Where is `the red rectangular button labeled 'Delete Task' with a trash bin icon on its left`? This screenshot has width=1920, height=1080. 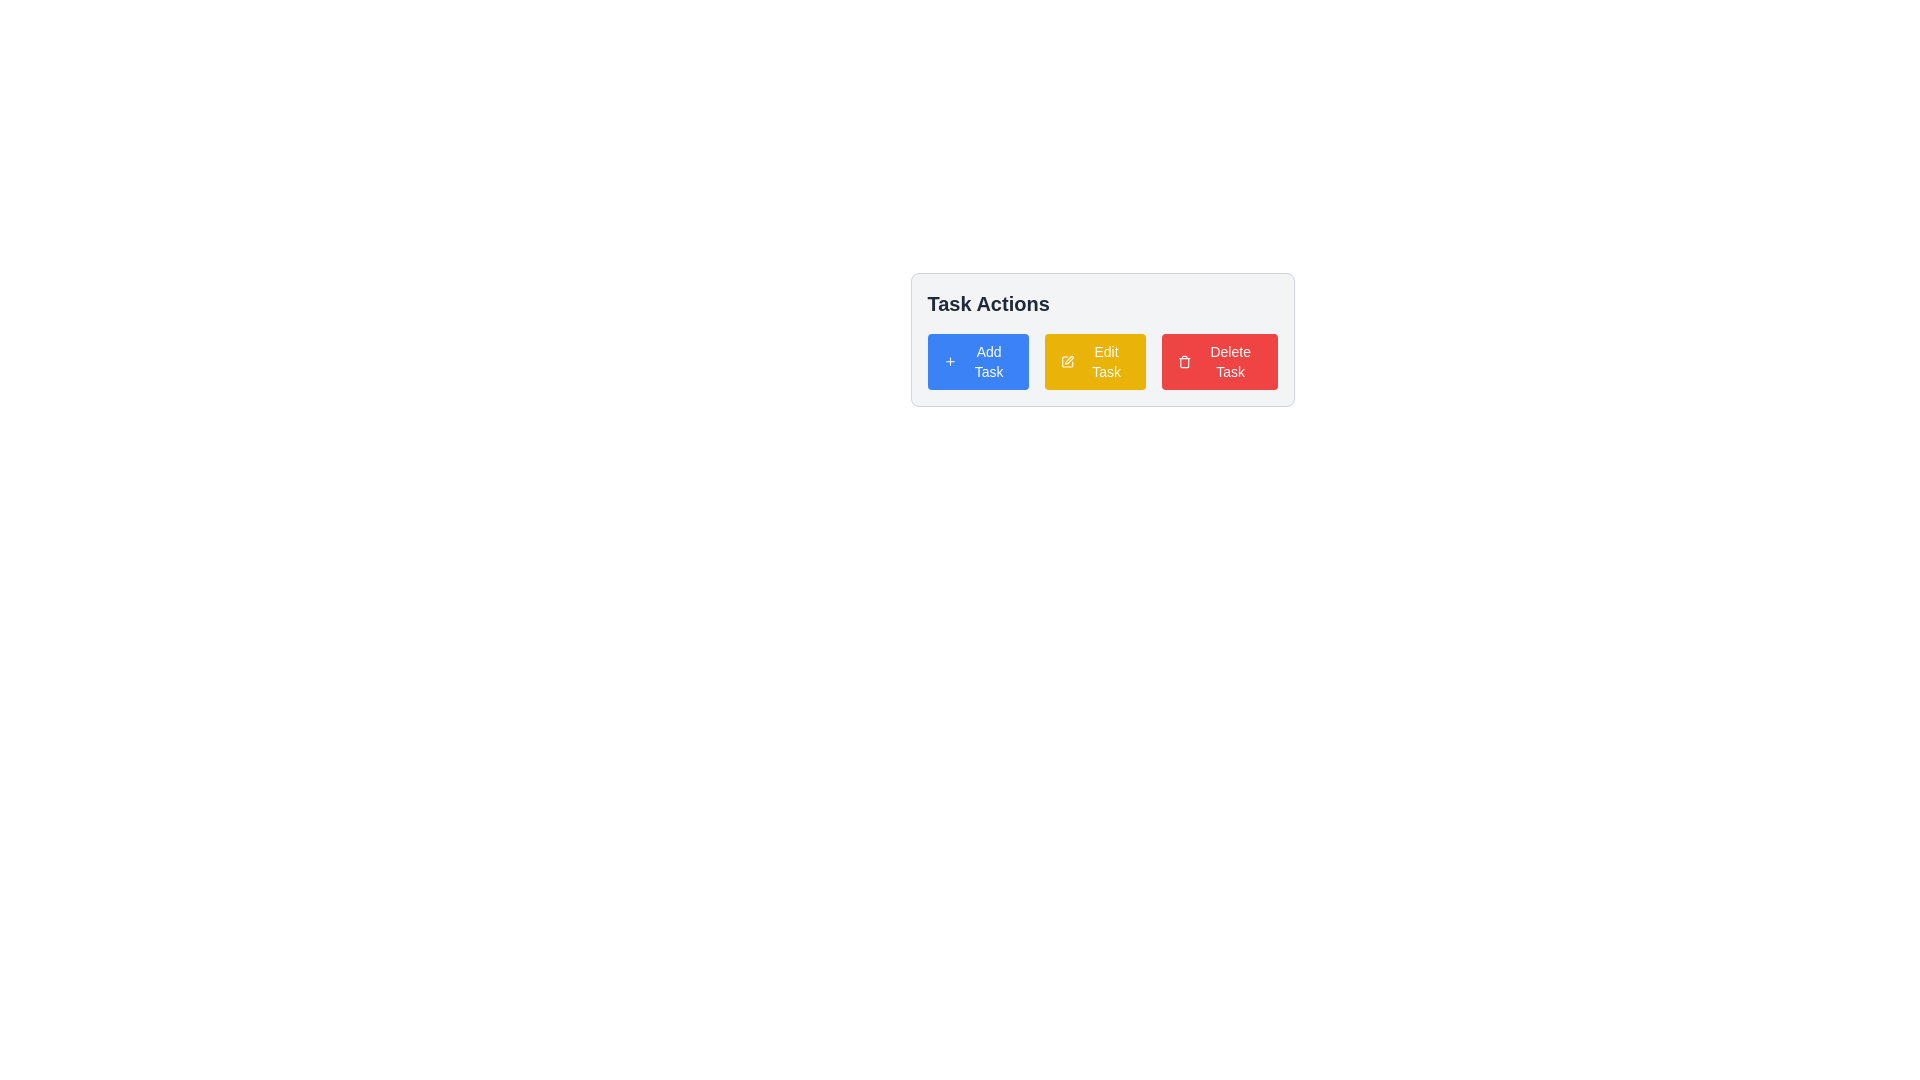
the red rectangular button labeled 'Delete Task' with a trash bin icon on its left is located at coordinates (1218, 362).